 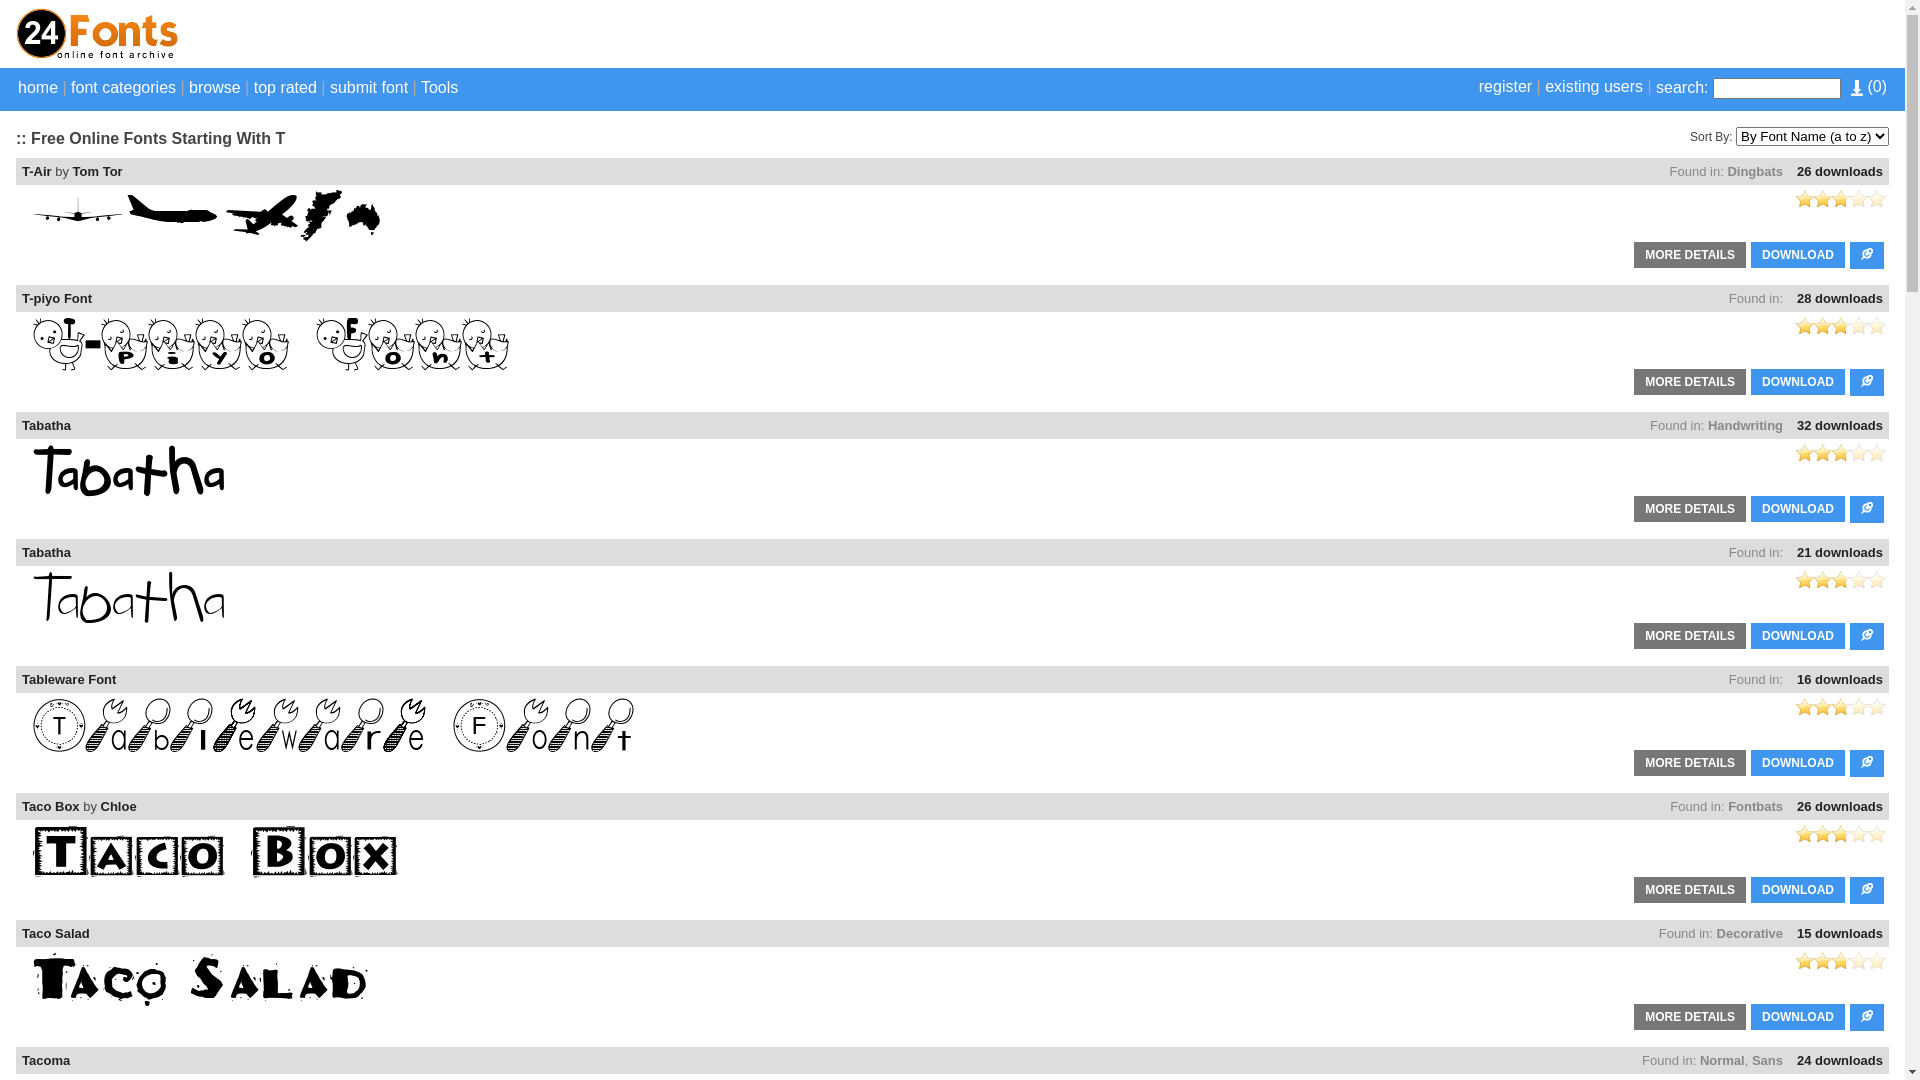 I want to click on 'register', so click(x=1505, y=85).